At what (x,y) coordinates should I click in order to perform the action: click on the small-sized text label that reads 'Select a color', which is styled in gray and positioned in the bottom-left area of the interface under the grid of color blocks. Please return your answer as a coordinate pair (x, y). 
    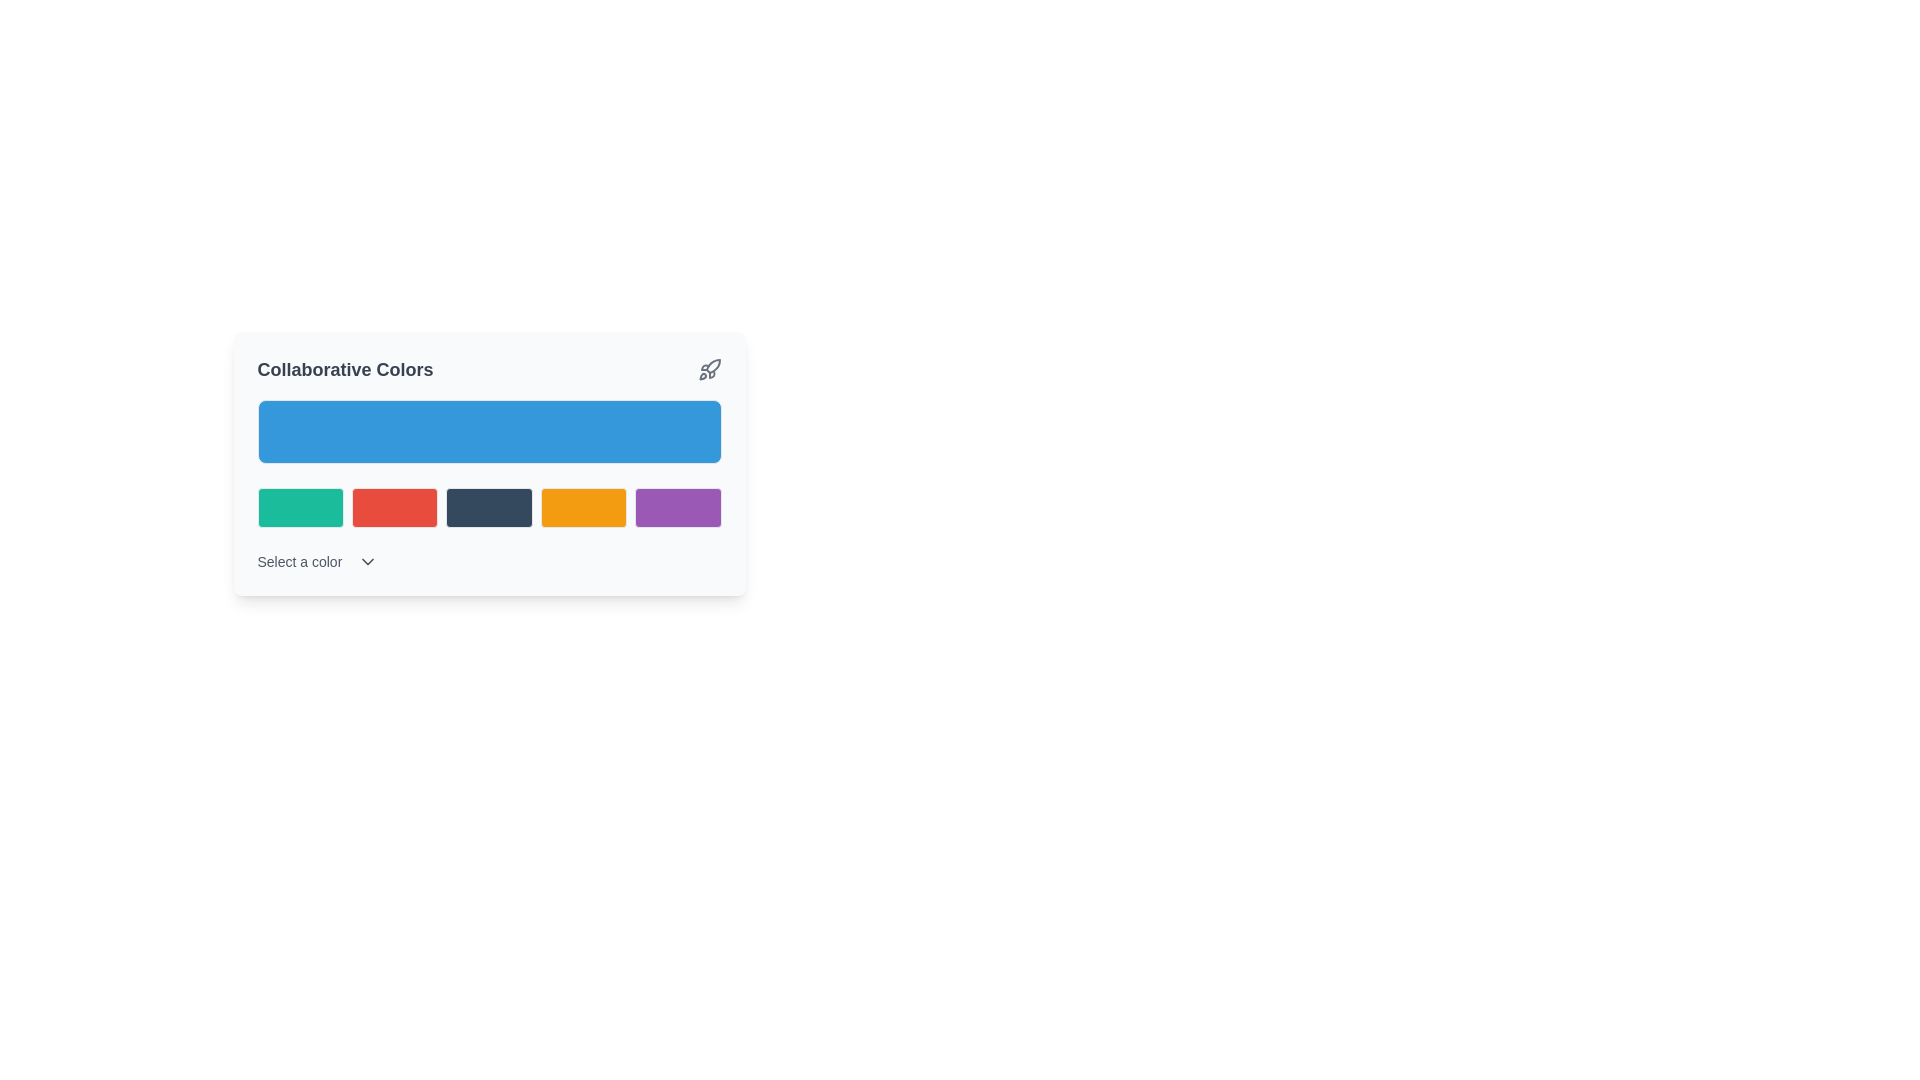
    Looking at the image, I should click on (298, 562).